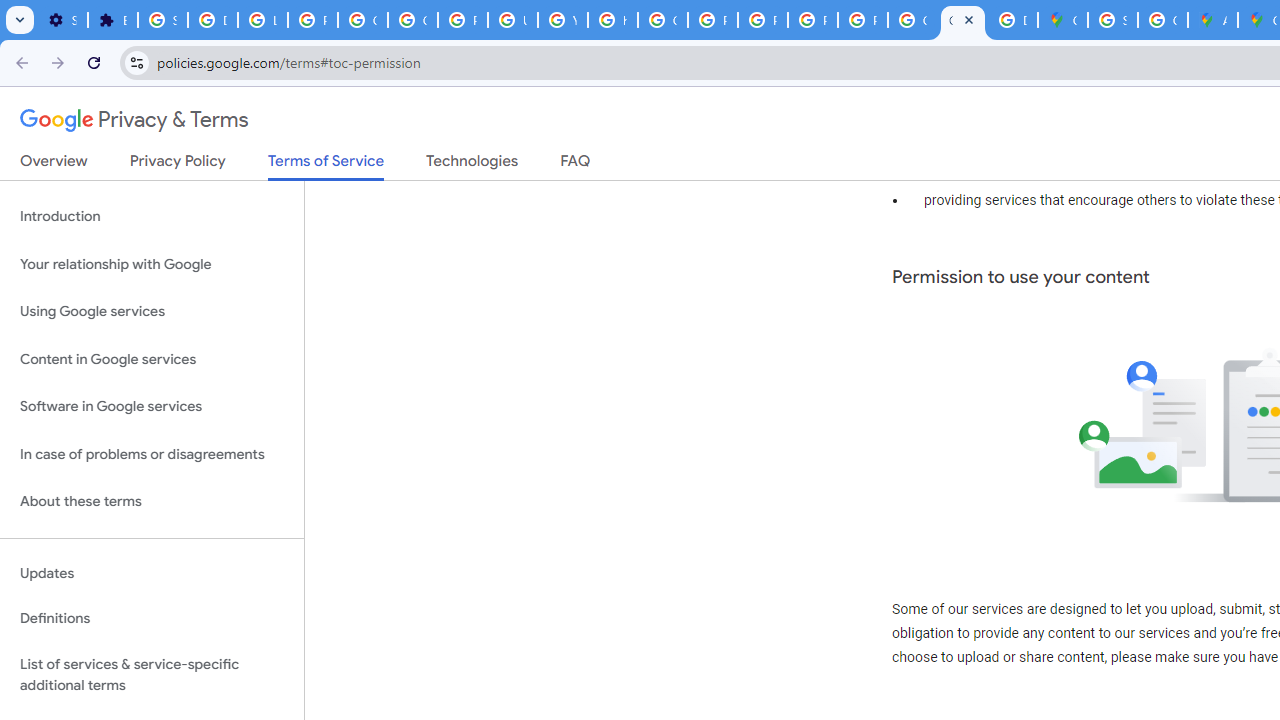 The height and width of the screenshot is (720, 1280). What do you see at coordinates (262, 20) in the screenshot?
I see `'Learn how to find your photos - Google Photos Help'` at bounding box center [262, 20].